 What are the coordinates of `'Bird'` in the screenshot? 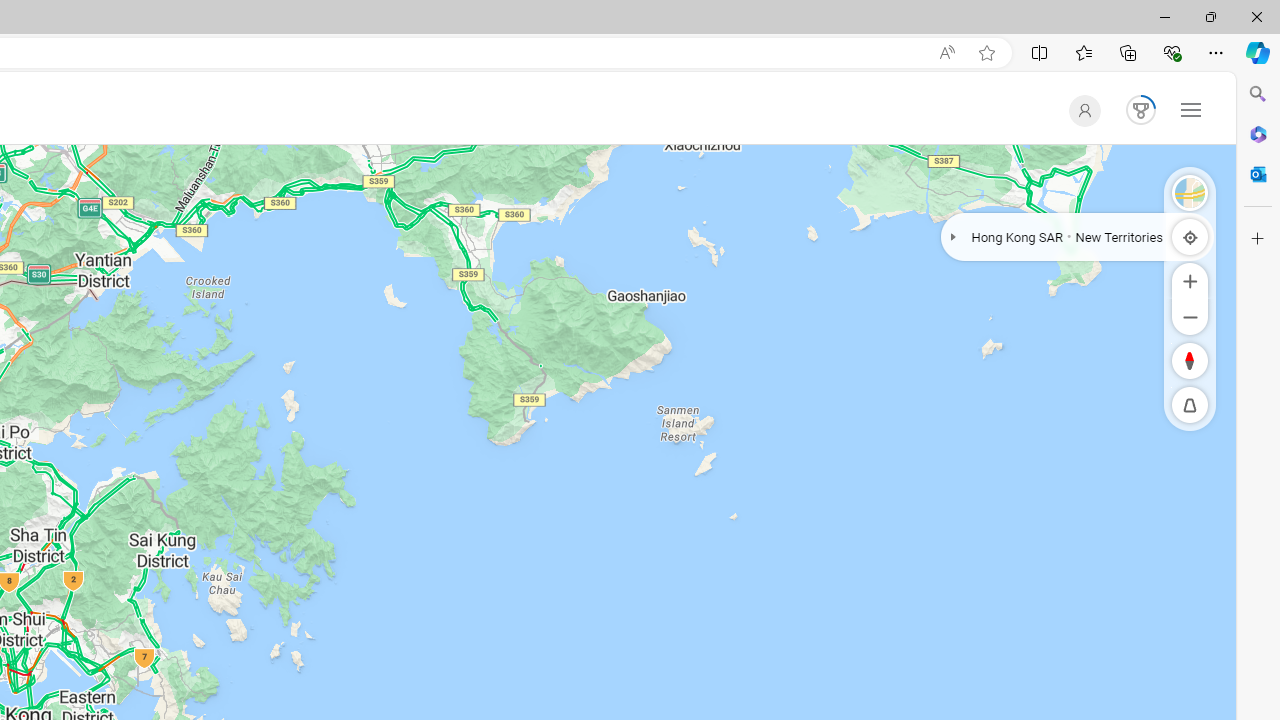 It's located at (1190, 192).